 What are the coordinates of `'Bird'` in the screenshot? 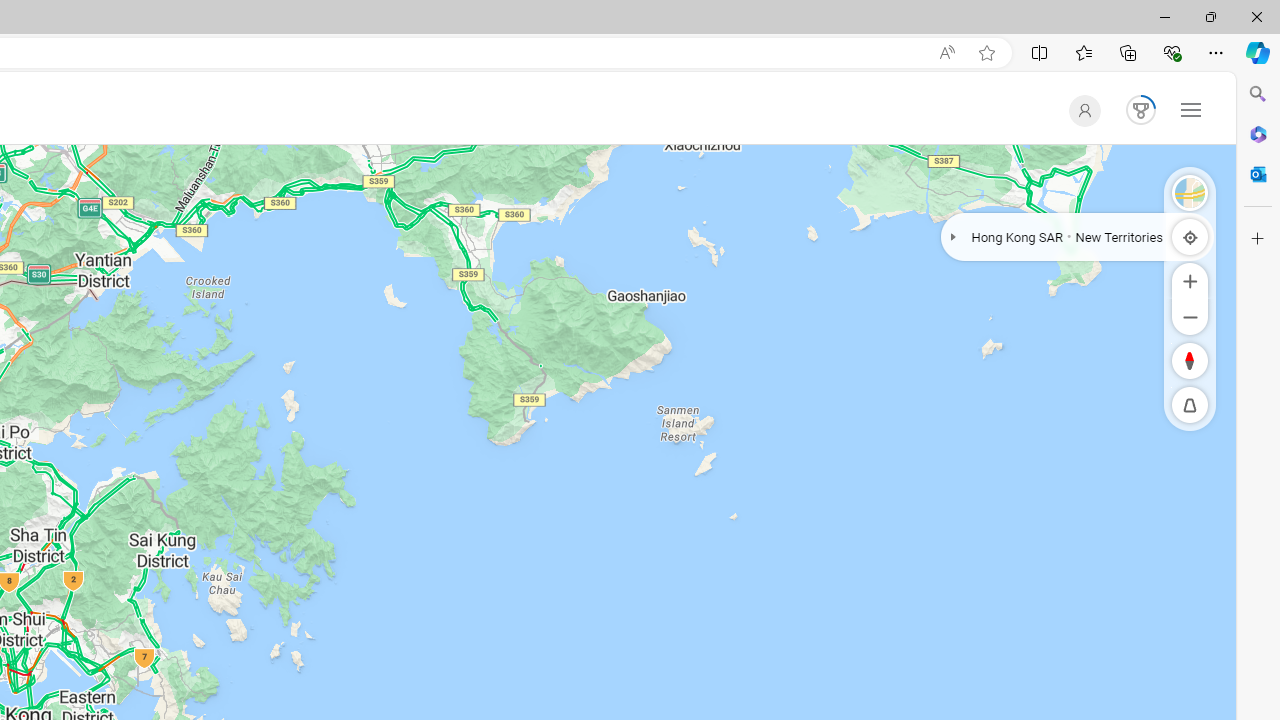 It's located at (1190, 192).